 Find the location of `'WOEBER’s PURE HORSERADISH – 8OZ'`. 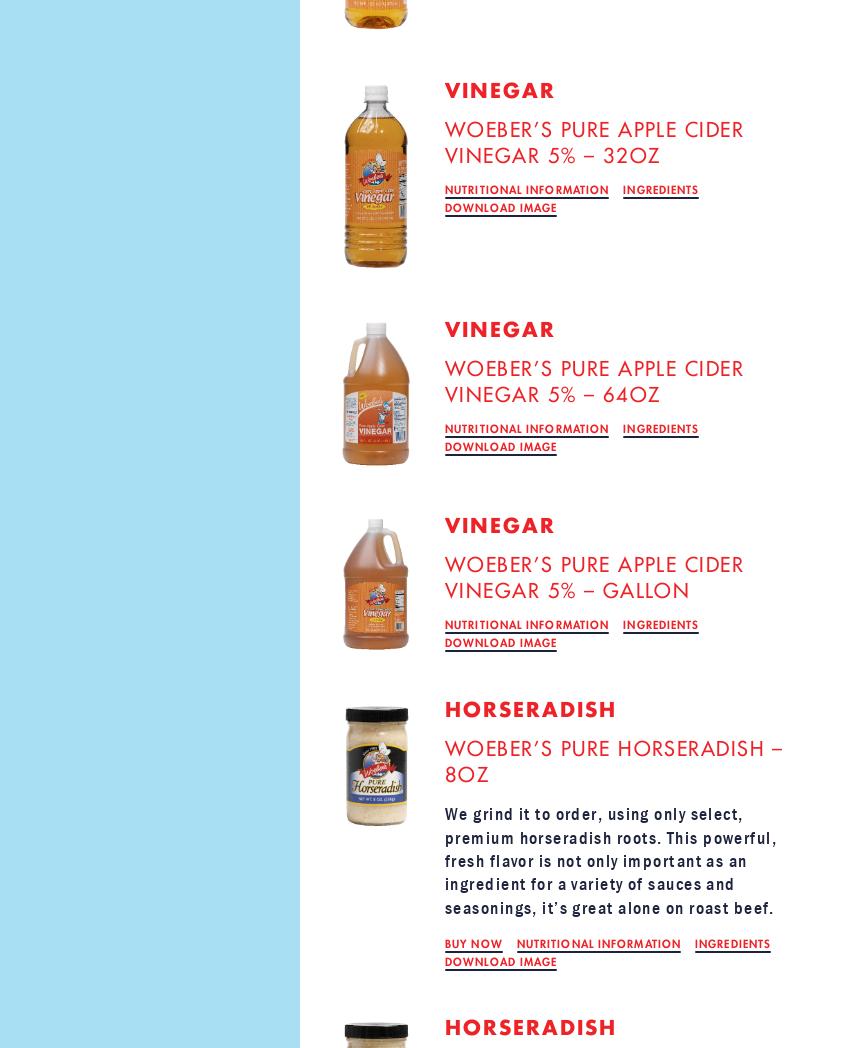

'WOEBER’s PURE HORSERADISH – 8OZ' is located at coordinates (613, 762).